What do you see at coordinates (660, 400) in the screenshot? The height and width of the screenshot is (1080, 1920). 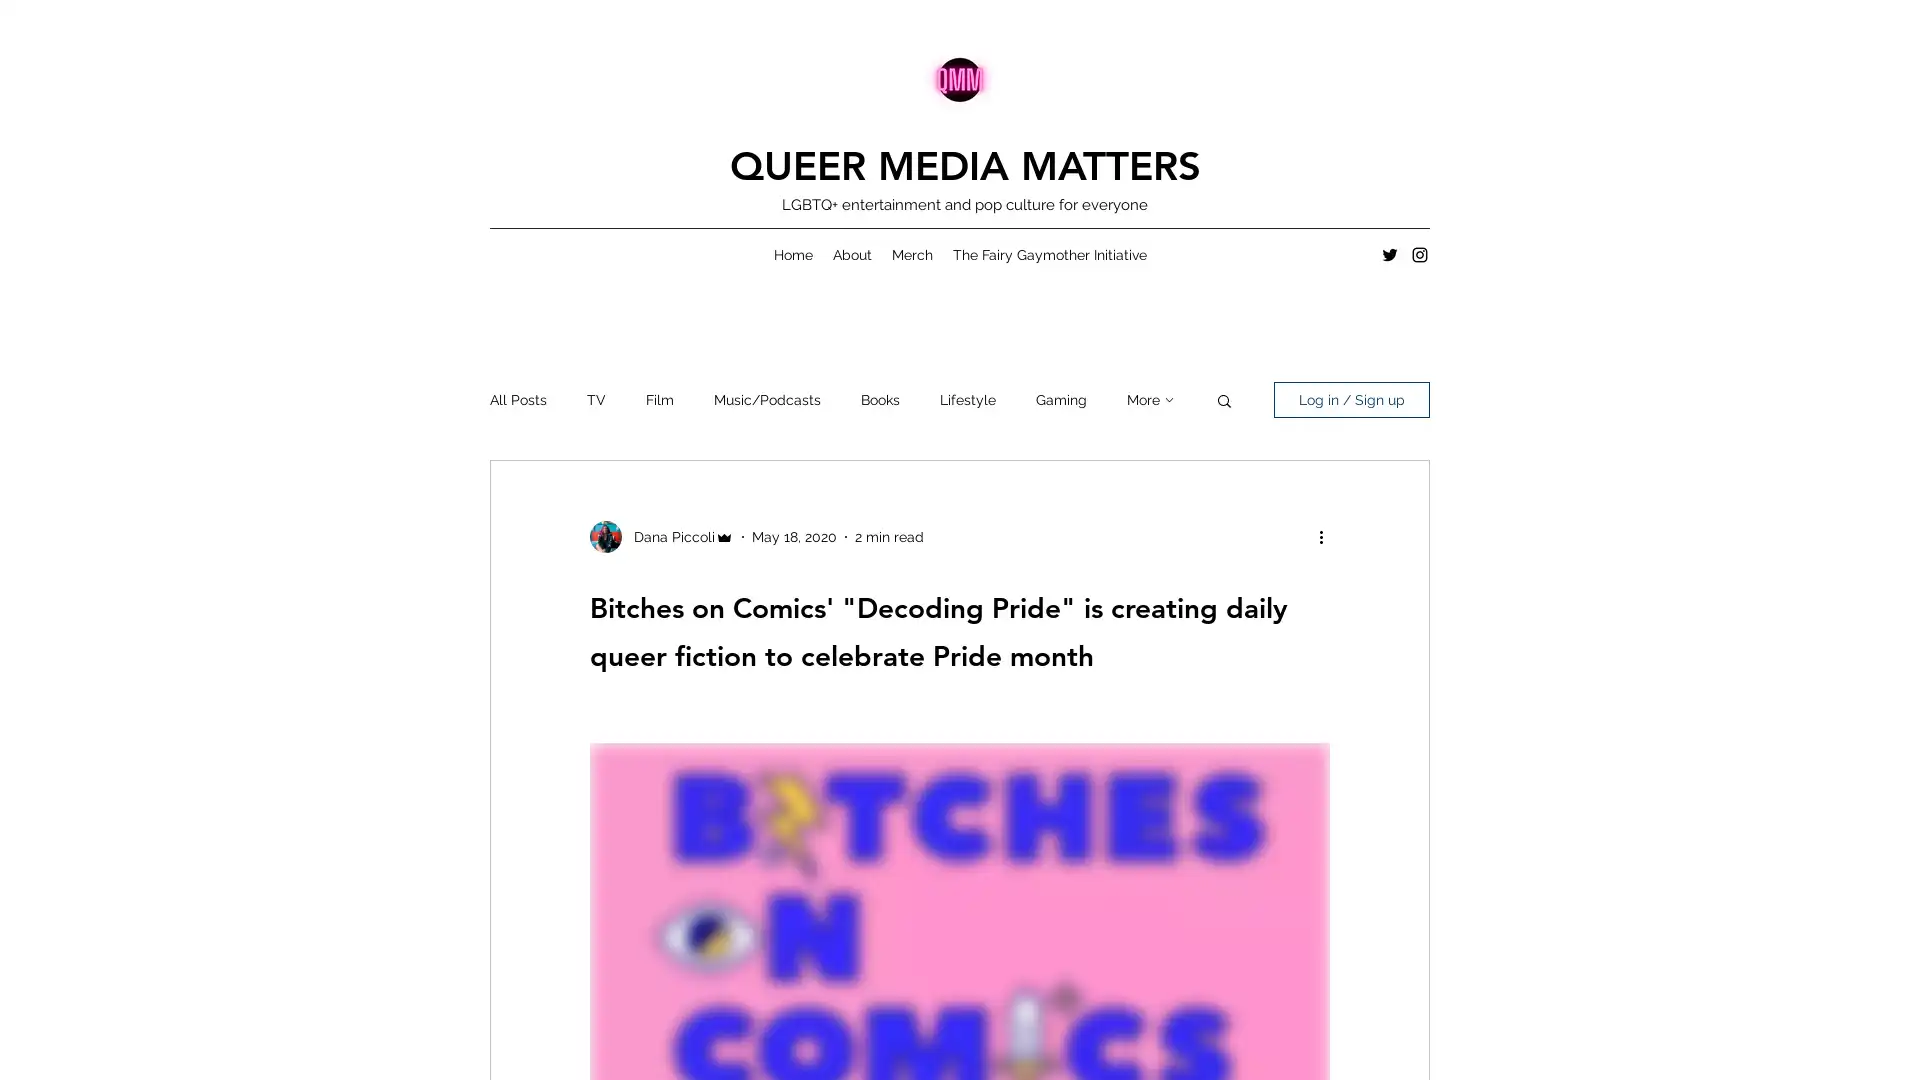 I see `Film` at bounding box center [660, 400].